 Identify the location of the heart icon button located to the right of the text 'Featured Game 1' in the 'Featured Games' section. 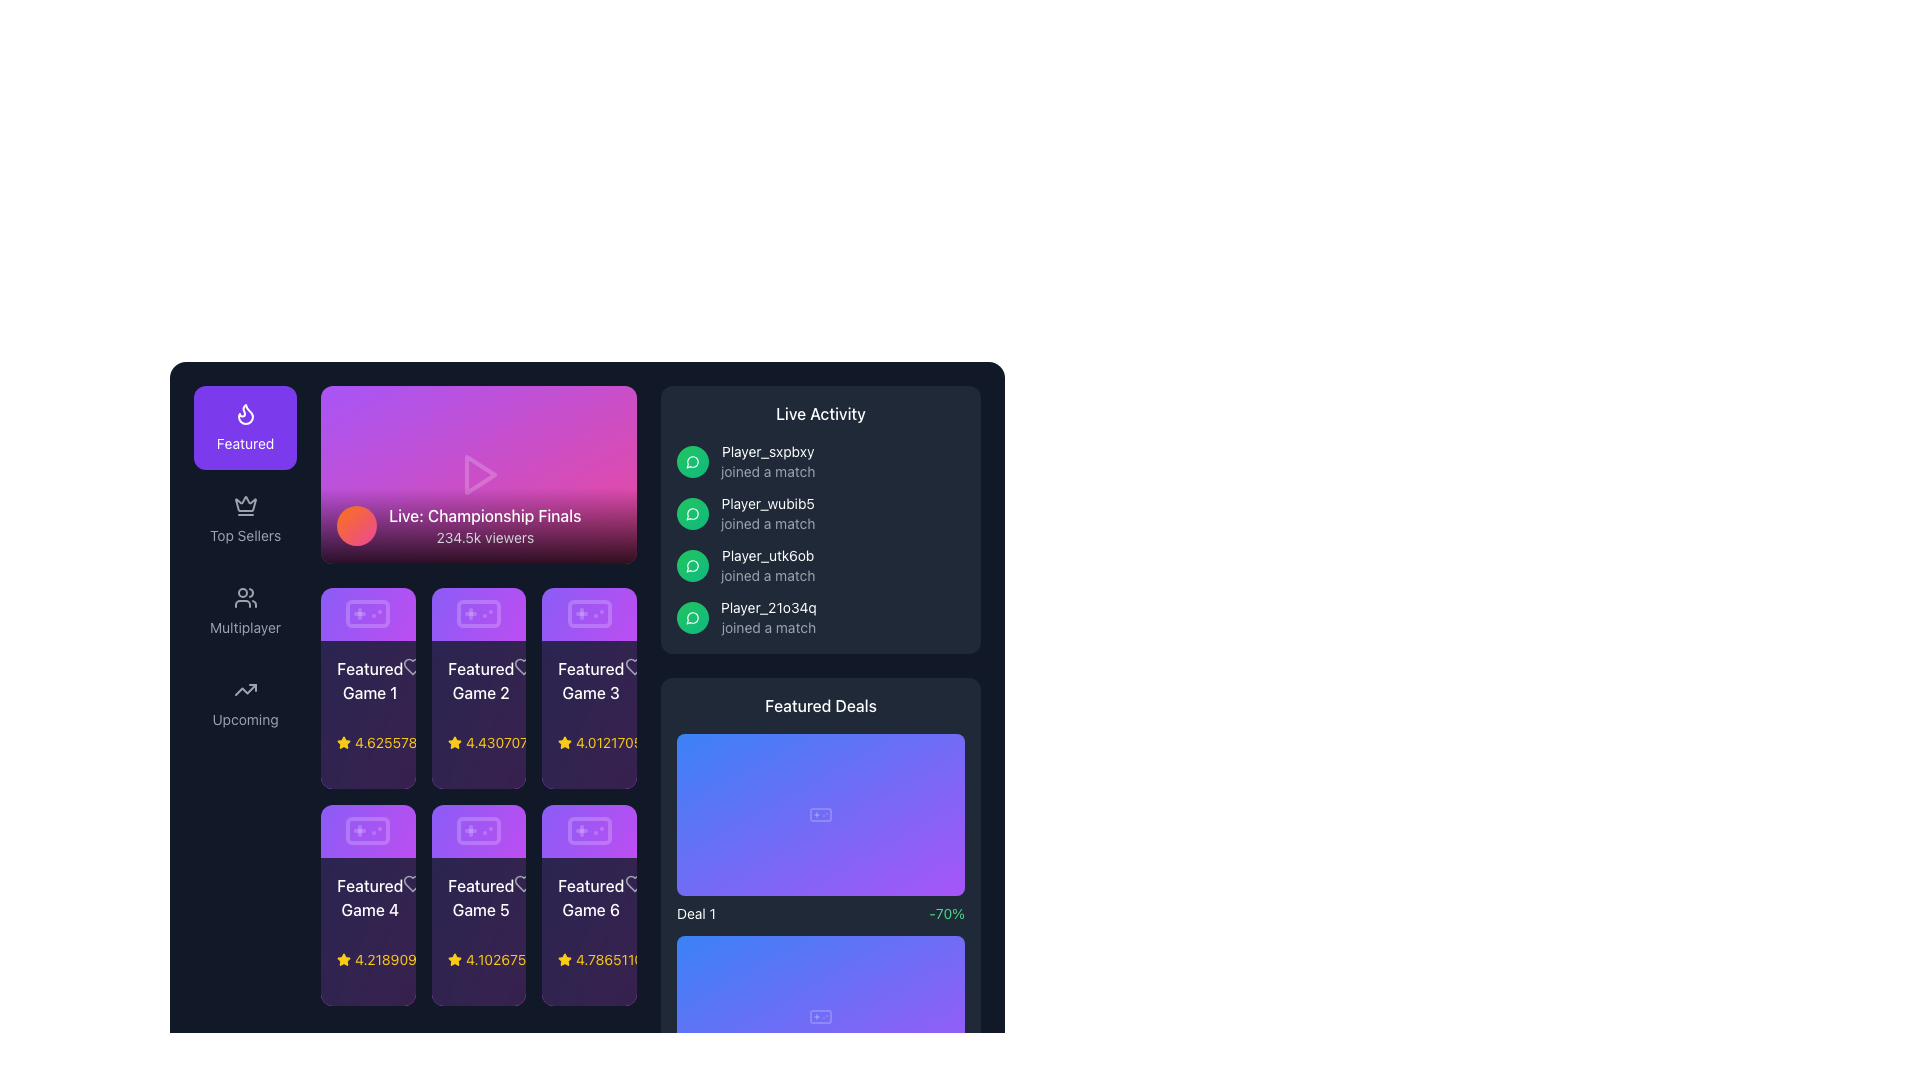
(412, 666).